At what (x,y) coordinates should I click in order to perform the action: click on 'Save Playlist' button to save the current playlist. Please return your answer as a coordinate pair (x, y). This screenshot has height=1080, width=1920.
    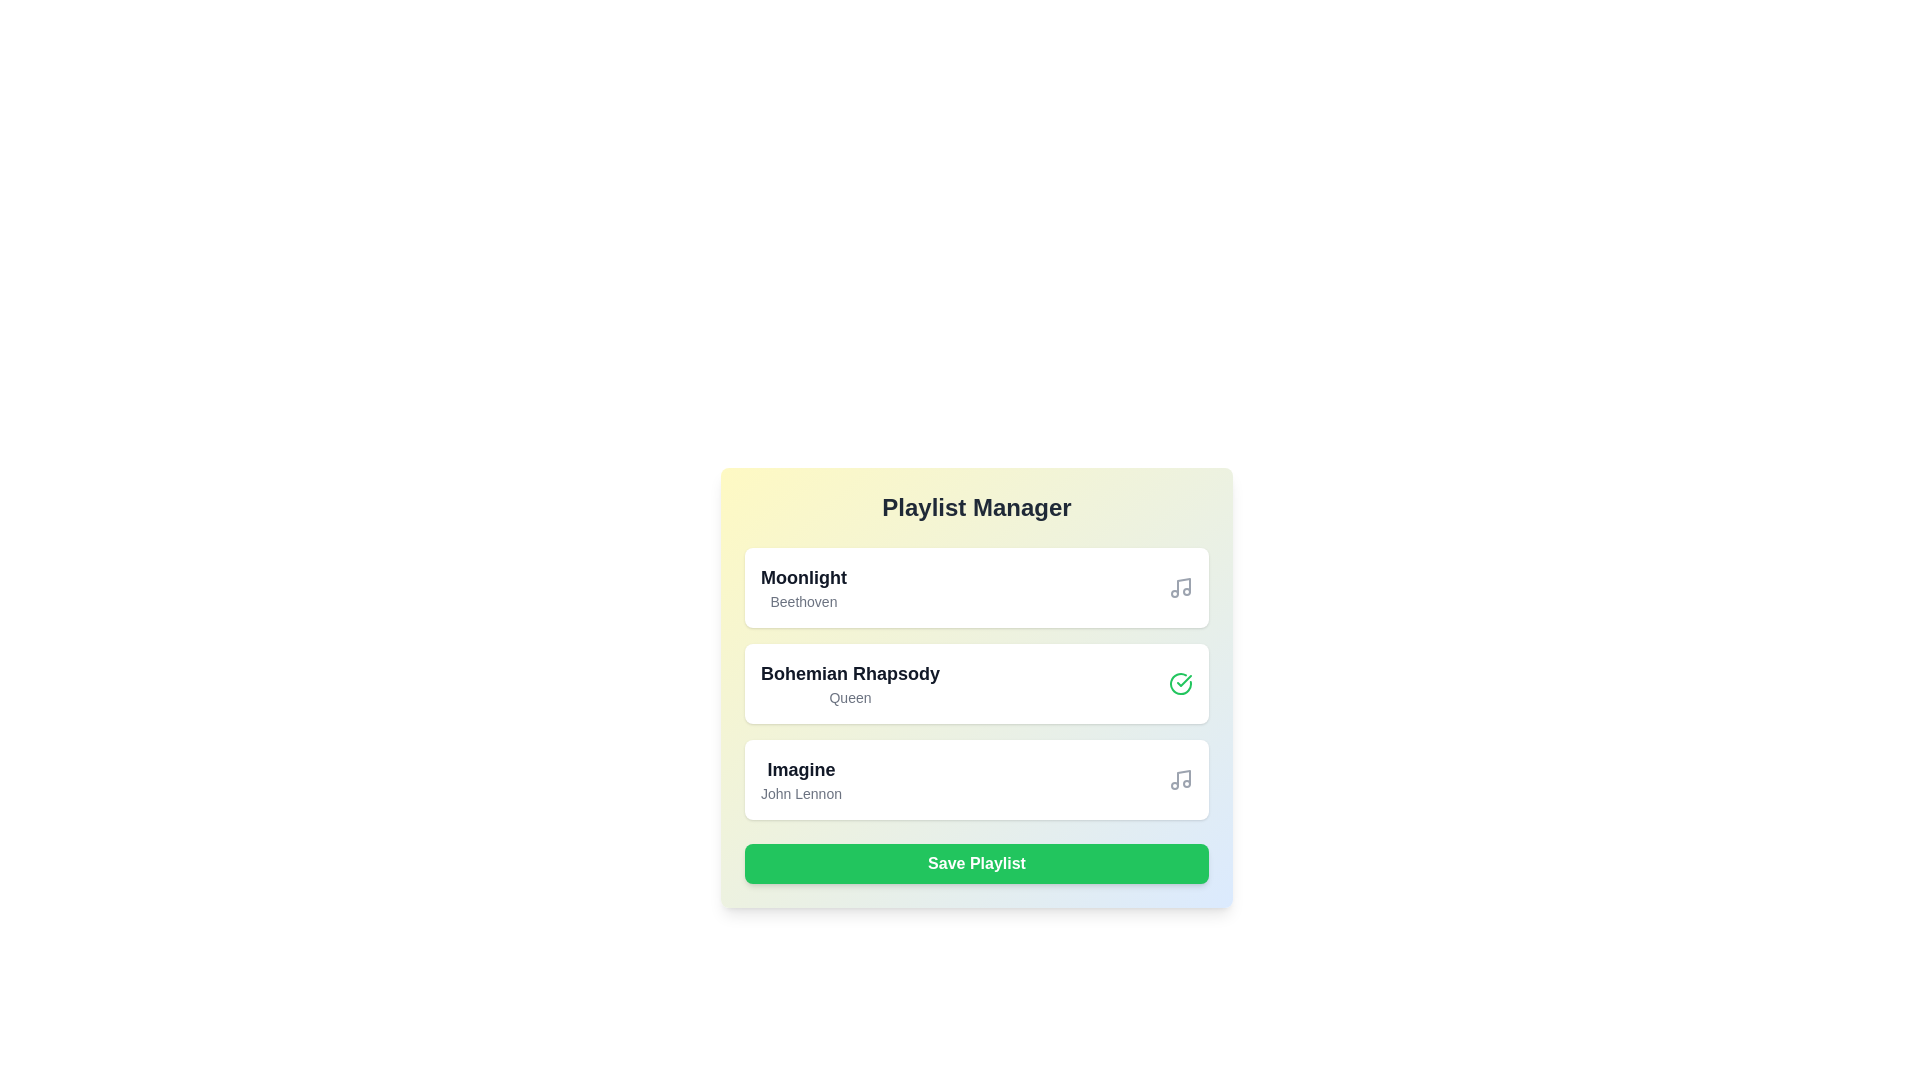
    Looking at the image, I should click on (977, 863).